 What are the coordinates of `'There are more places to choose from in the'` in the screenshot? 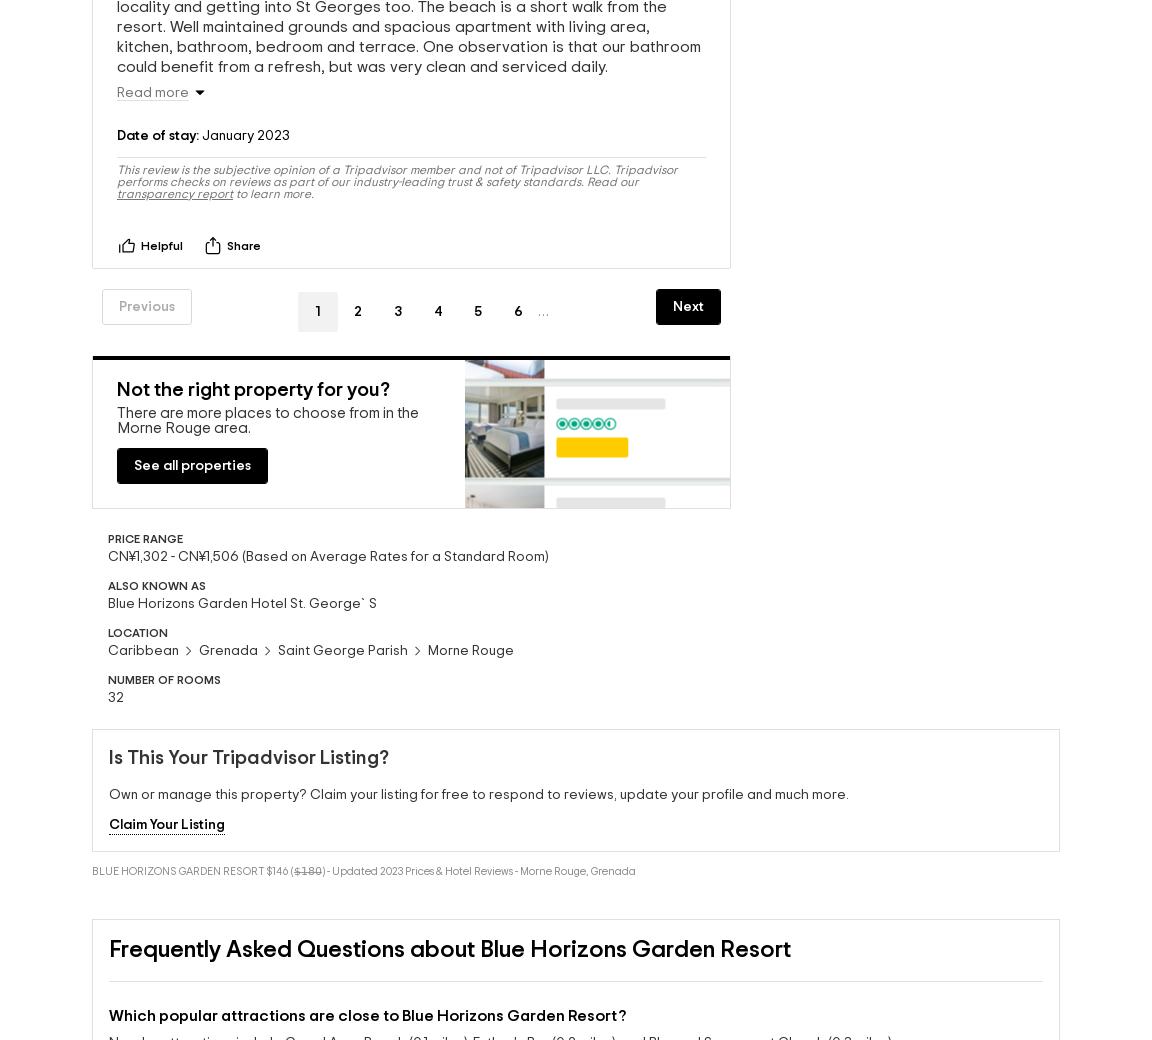 It's located at (267, 418).